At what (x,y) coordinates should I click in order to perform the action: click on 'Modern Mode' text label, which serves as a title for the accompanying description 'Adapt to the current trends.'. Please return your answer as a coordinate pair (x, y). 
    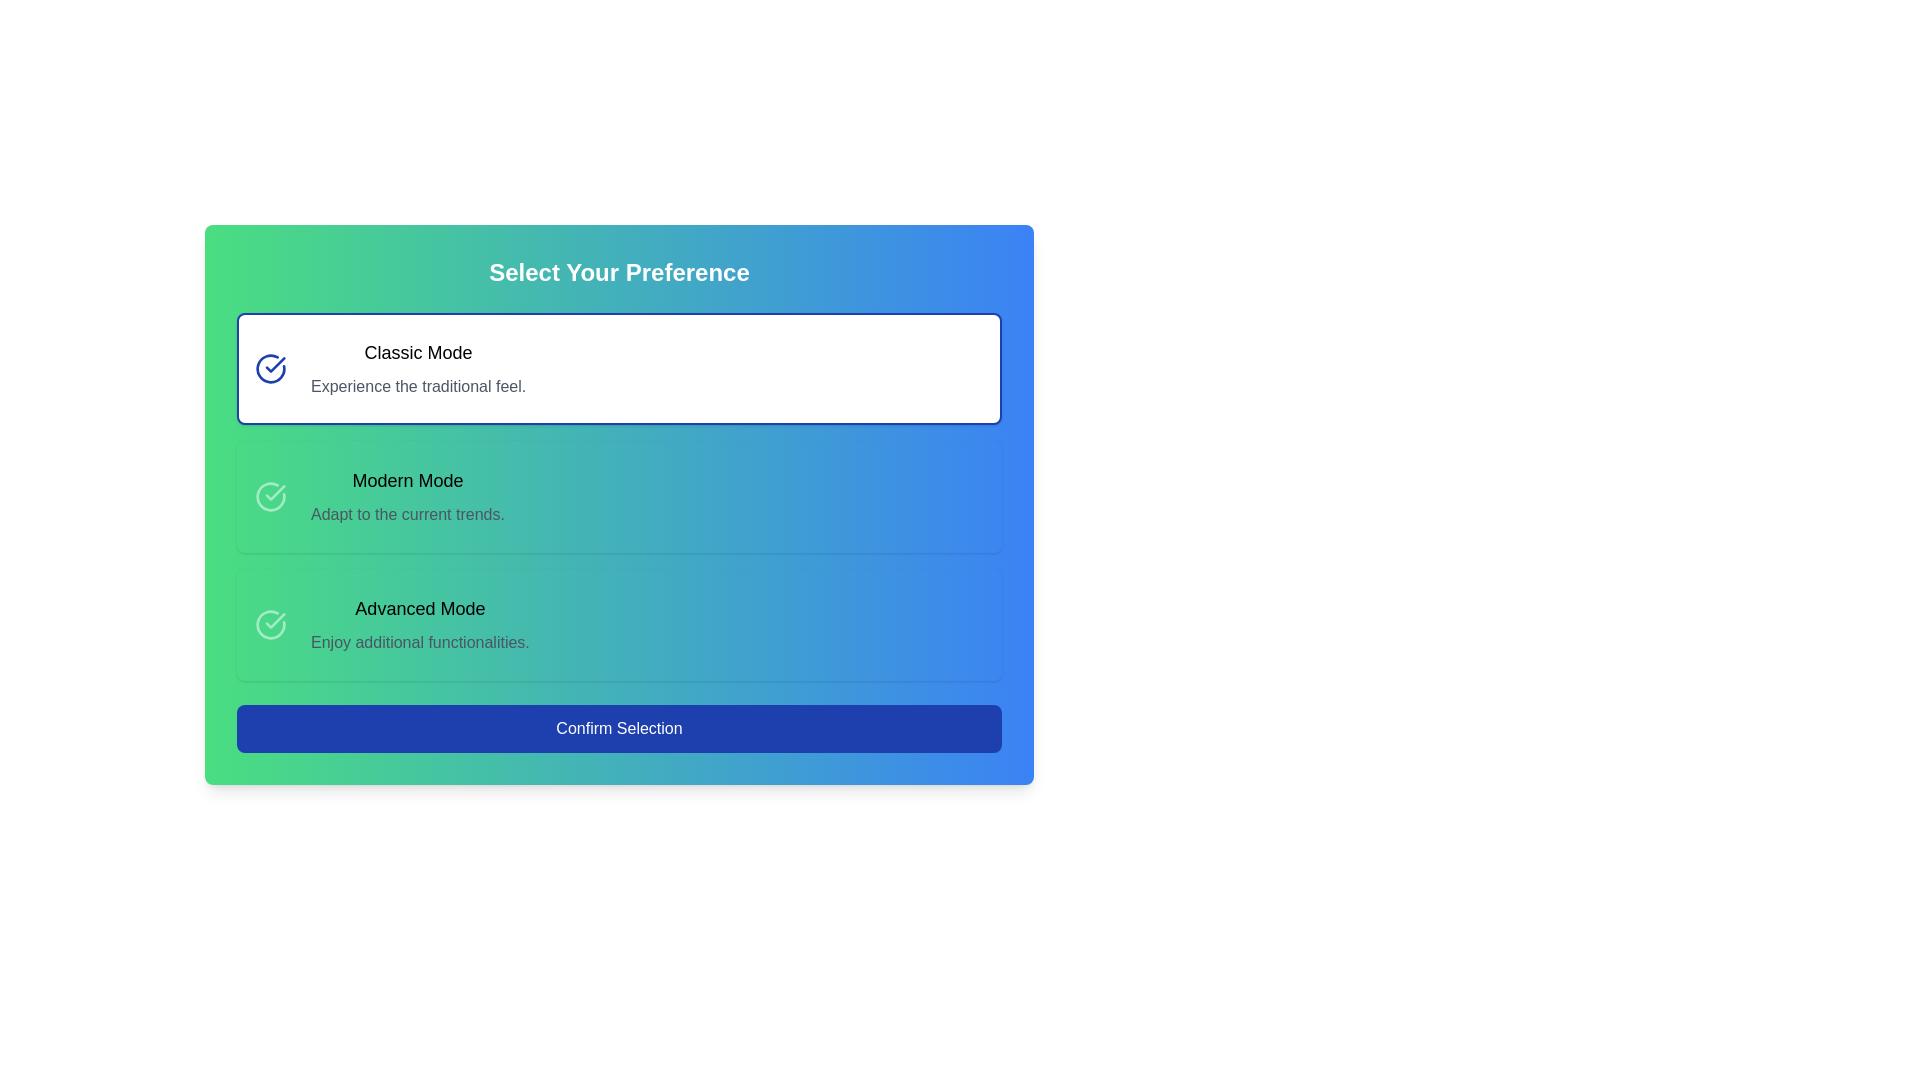
    Looking at the image, I should click on (407, 481).